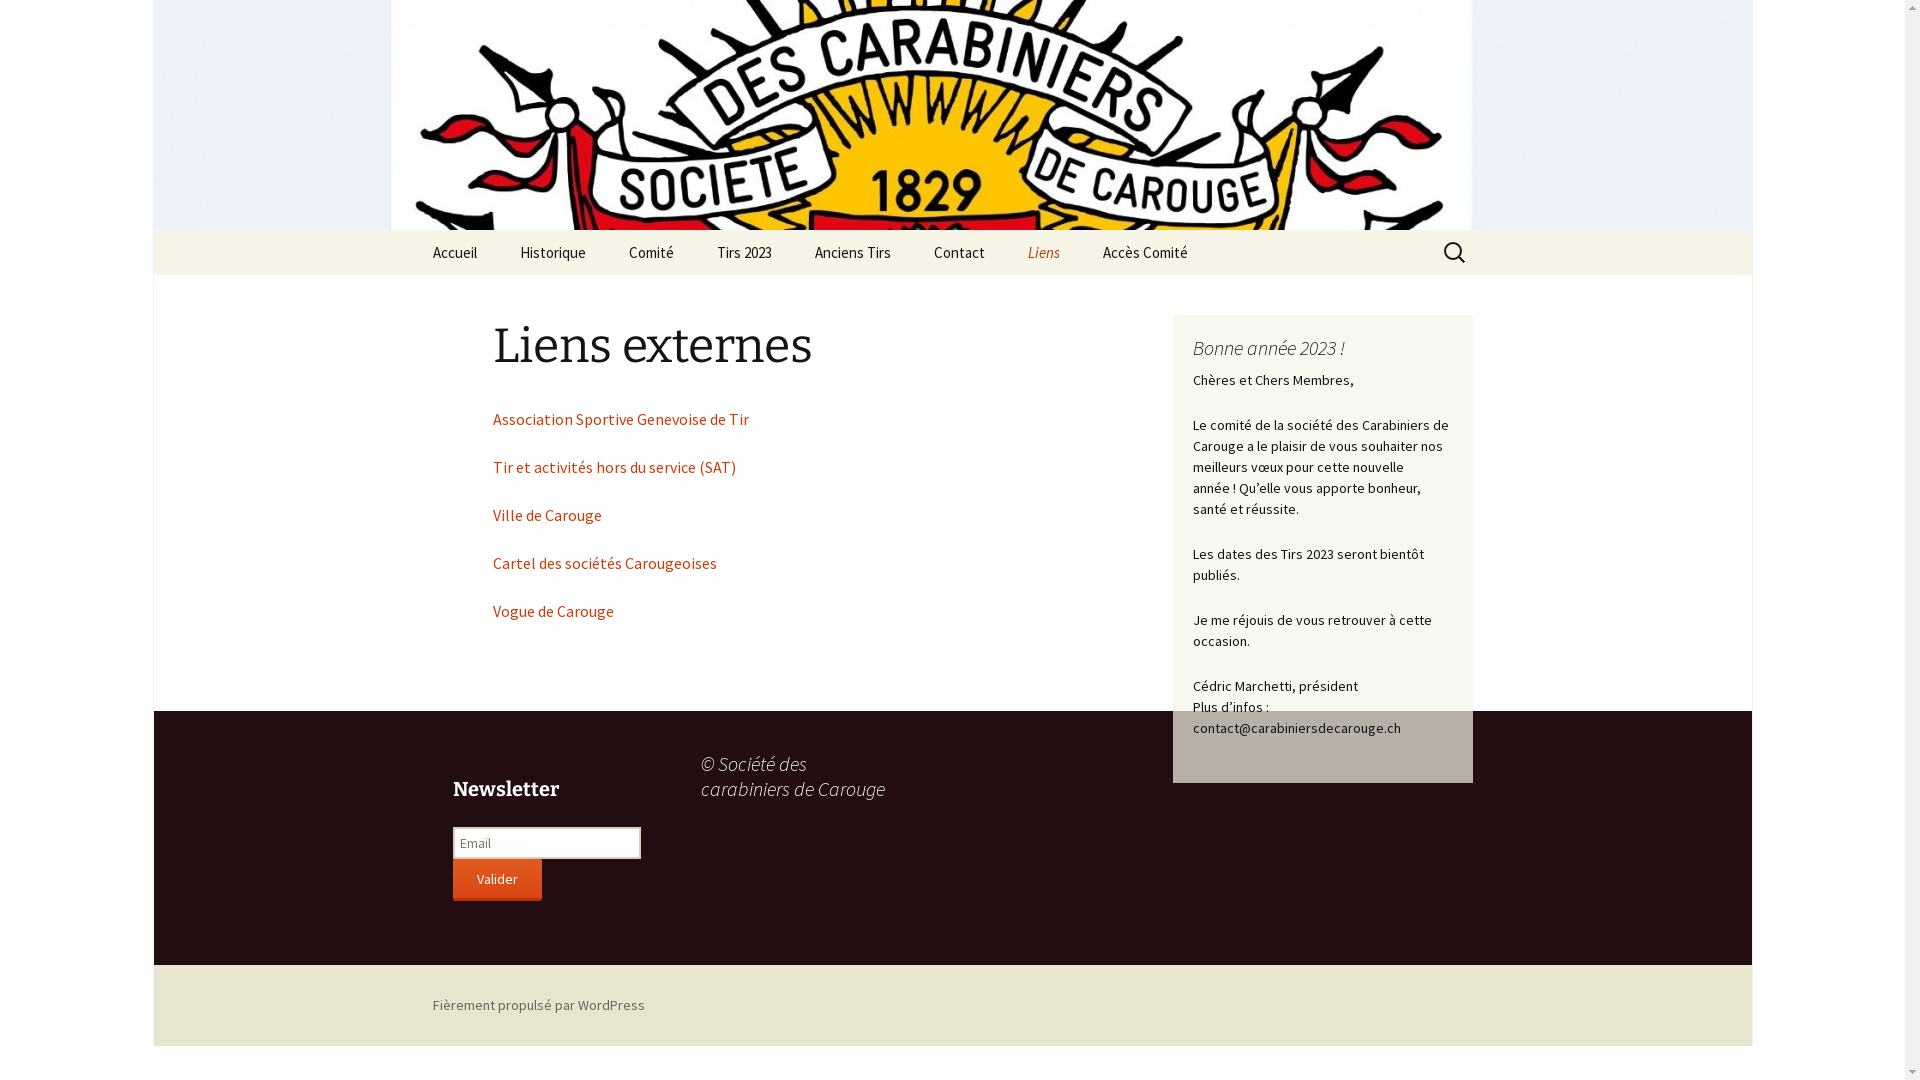  I want to click on 'Valider', so click(450, 878).